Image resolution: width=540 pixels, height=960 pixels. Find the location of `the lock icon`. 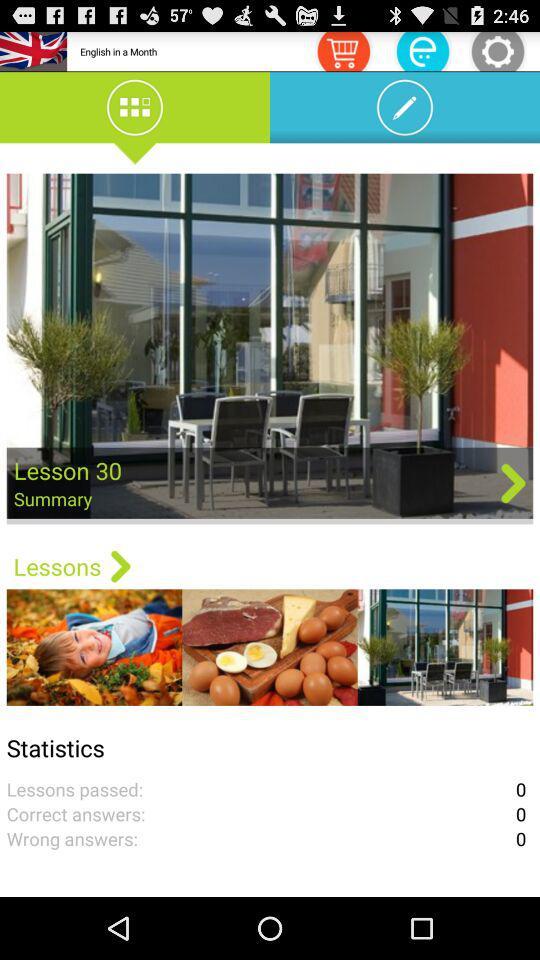

the lock icon is located at coordinates (421, 53).